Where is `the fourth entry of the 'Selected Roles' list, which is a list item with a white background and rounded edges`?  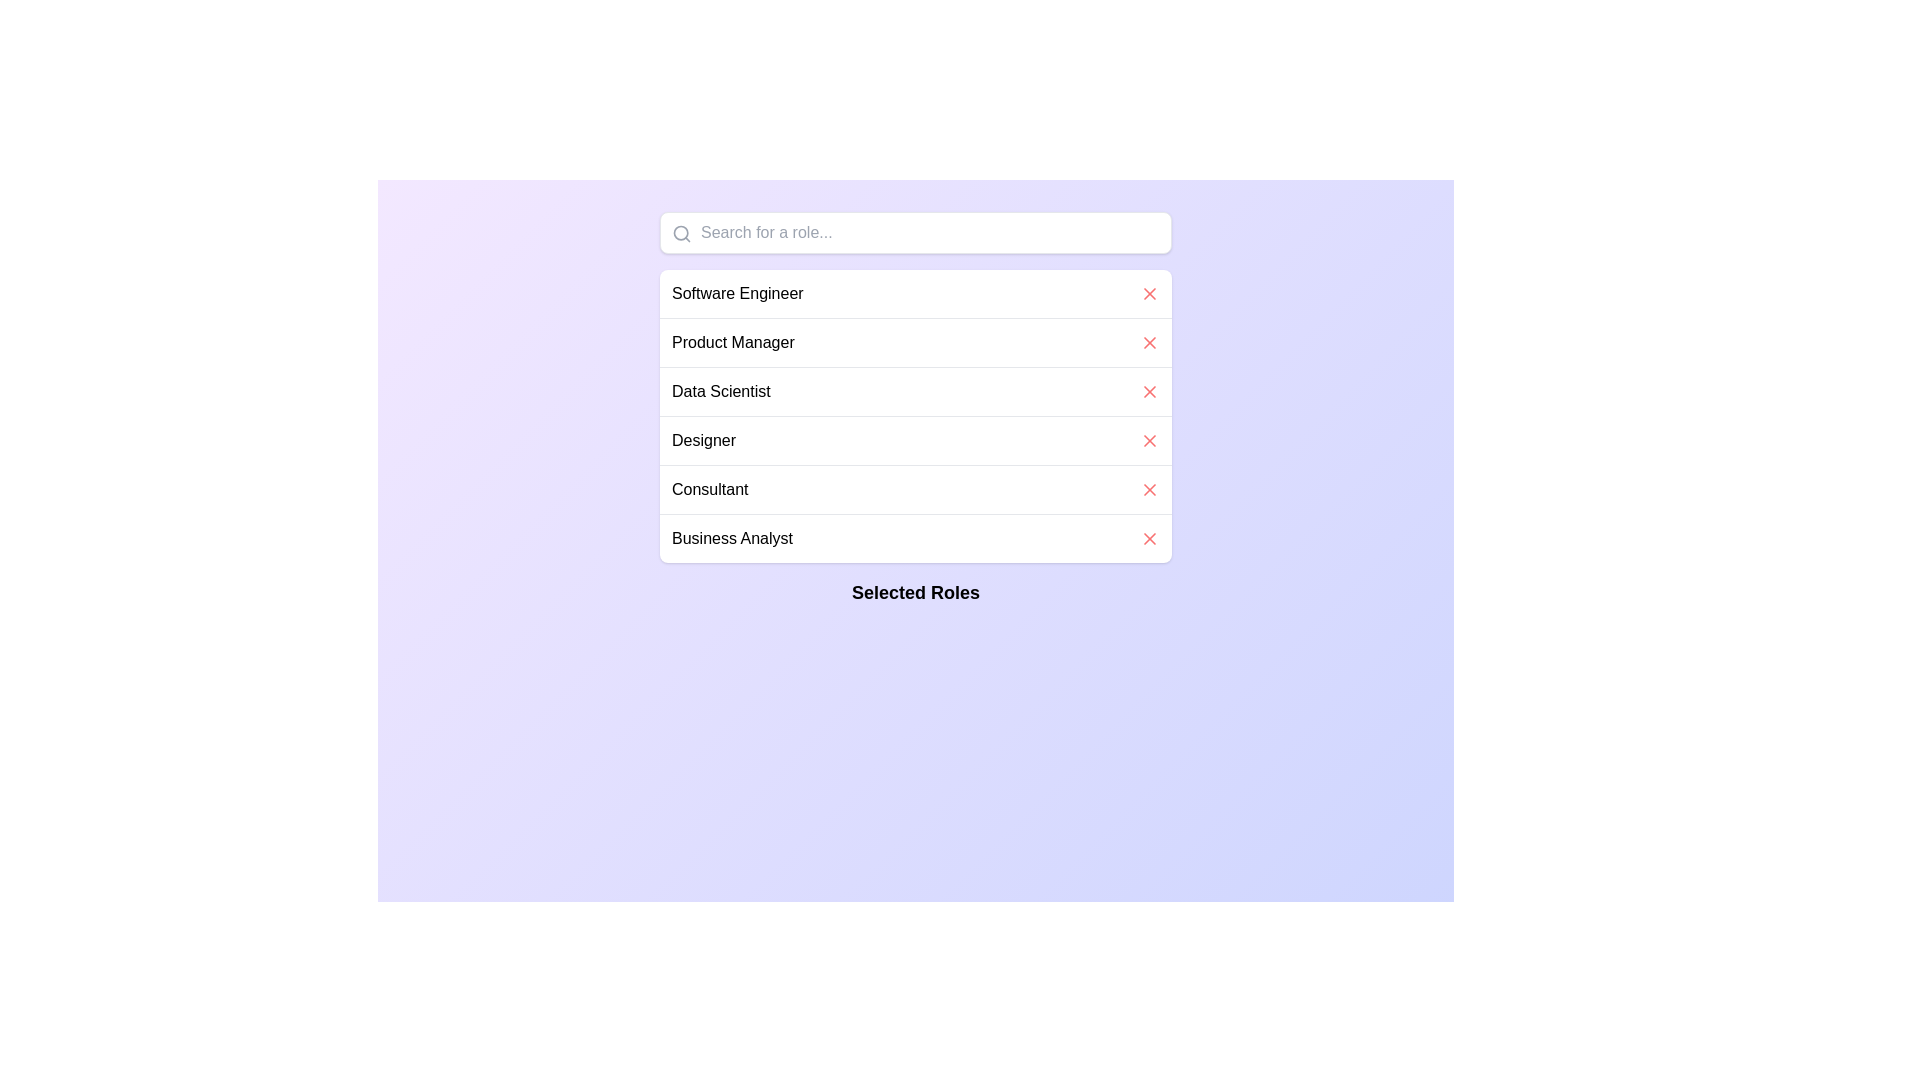
the fourth entry of the 'Selected Roles' list, which is a list item with a white background and rounded edges is located at coordinates (915, 415).